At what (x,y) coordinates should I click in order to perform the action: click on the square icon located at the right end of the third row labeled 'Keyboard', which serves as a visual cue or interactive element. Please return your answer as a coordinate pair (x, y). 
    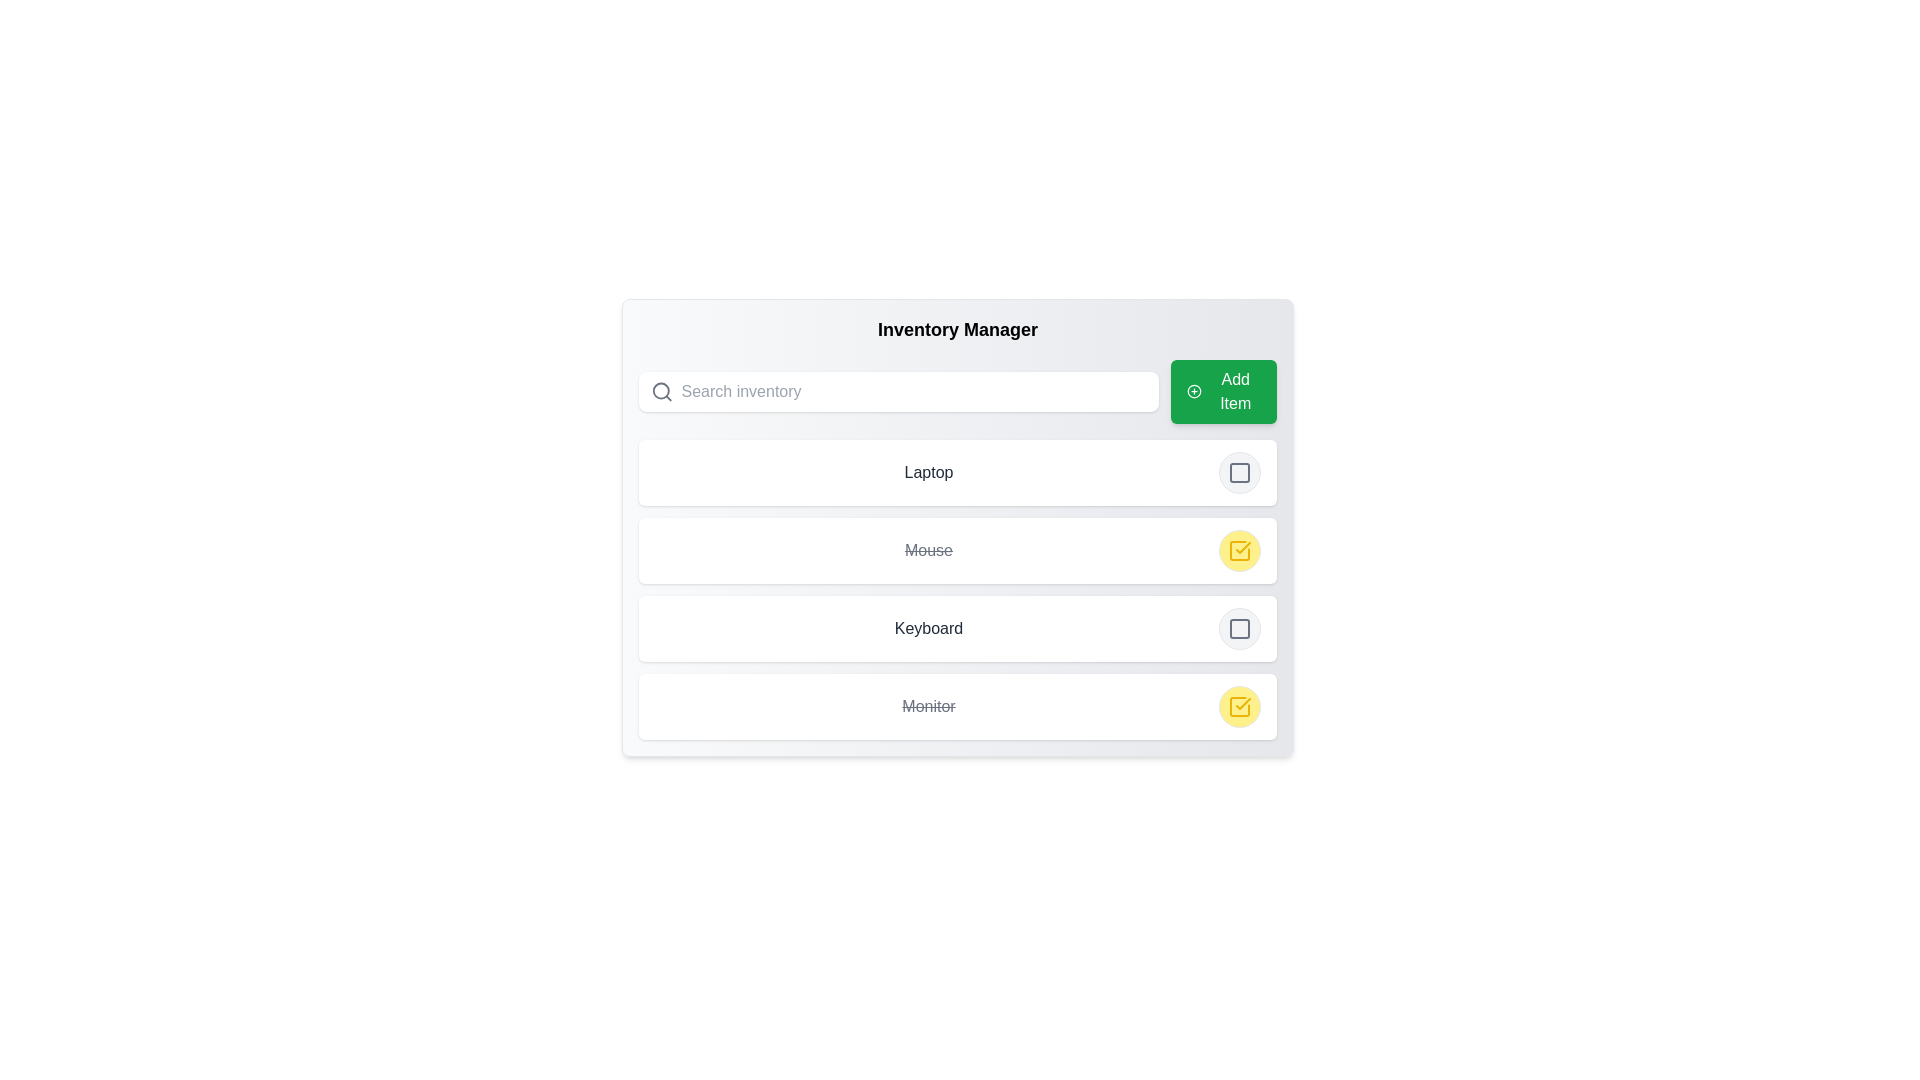
    Looking at the image, I should click on (1238, 627).